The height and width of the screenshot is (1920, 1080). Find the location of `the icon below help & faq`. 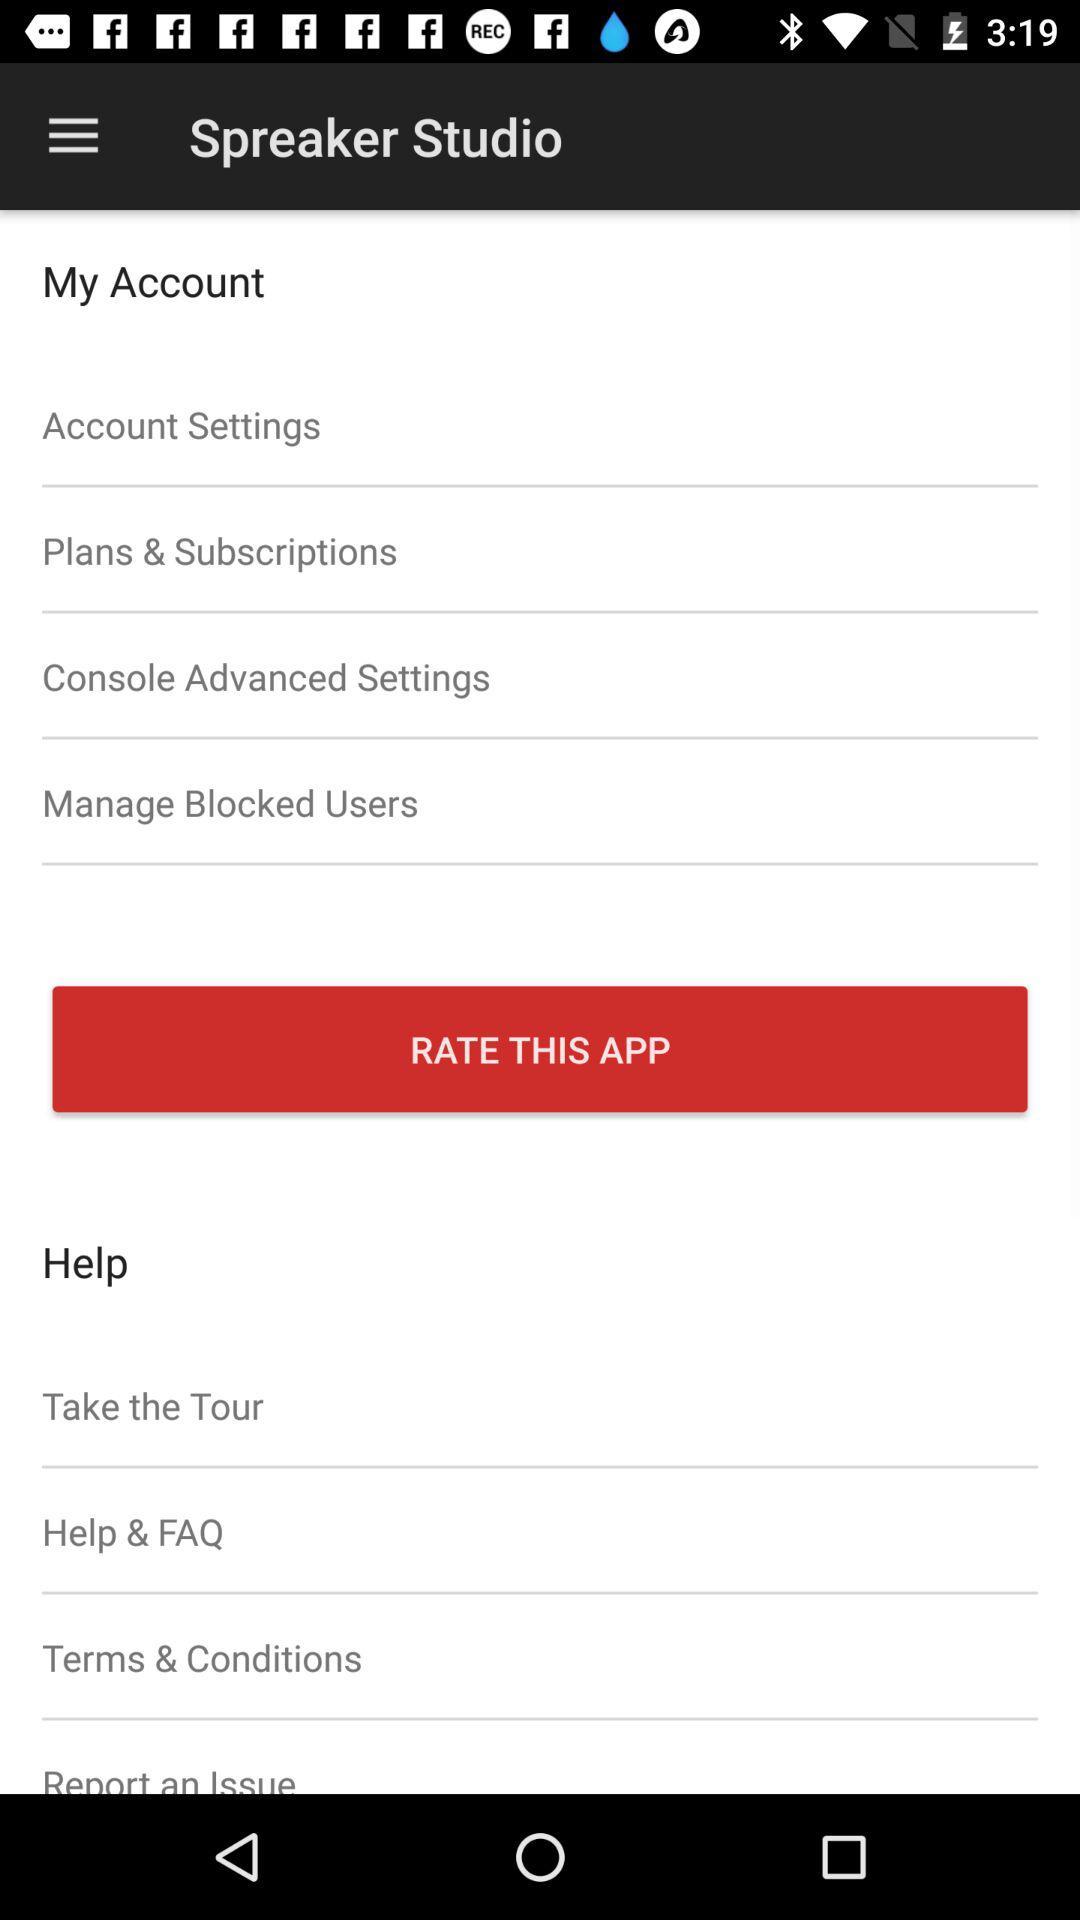

the icon below help & faq is located at coordinates (540, 1657).